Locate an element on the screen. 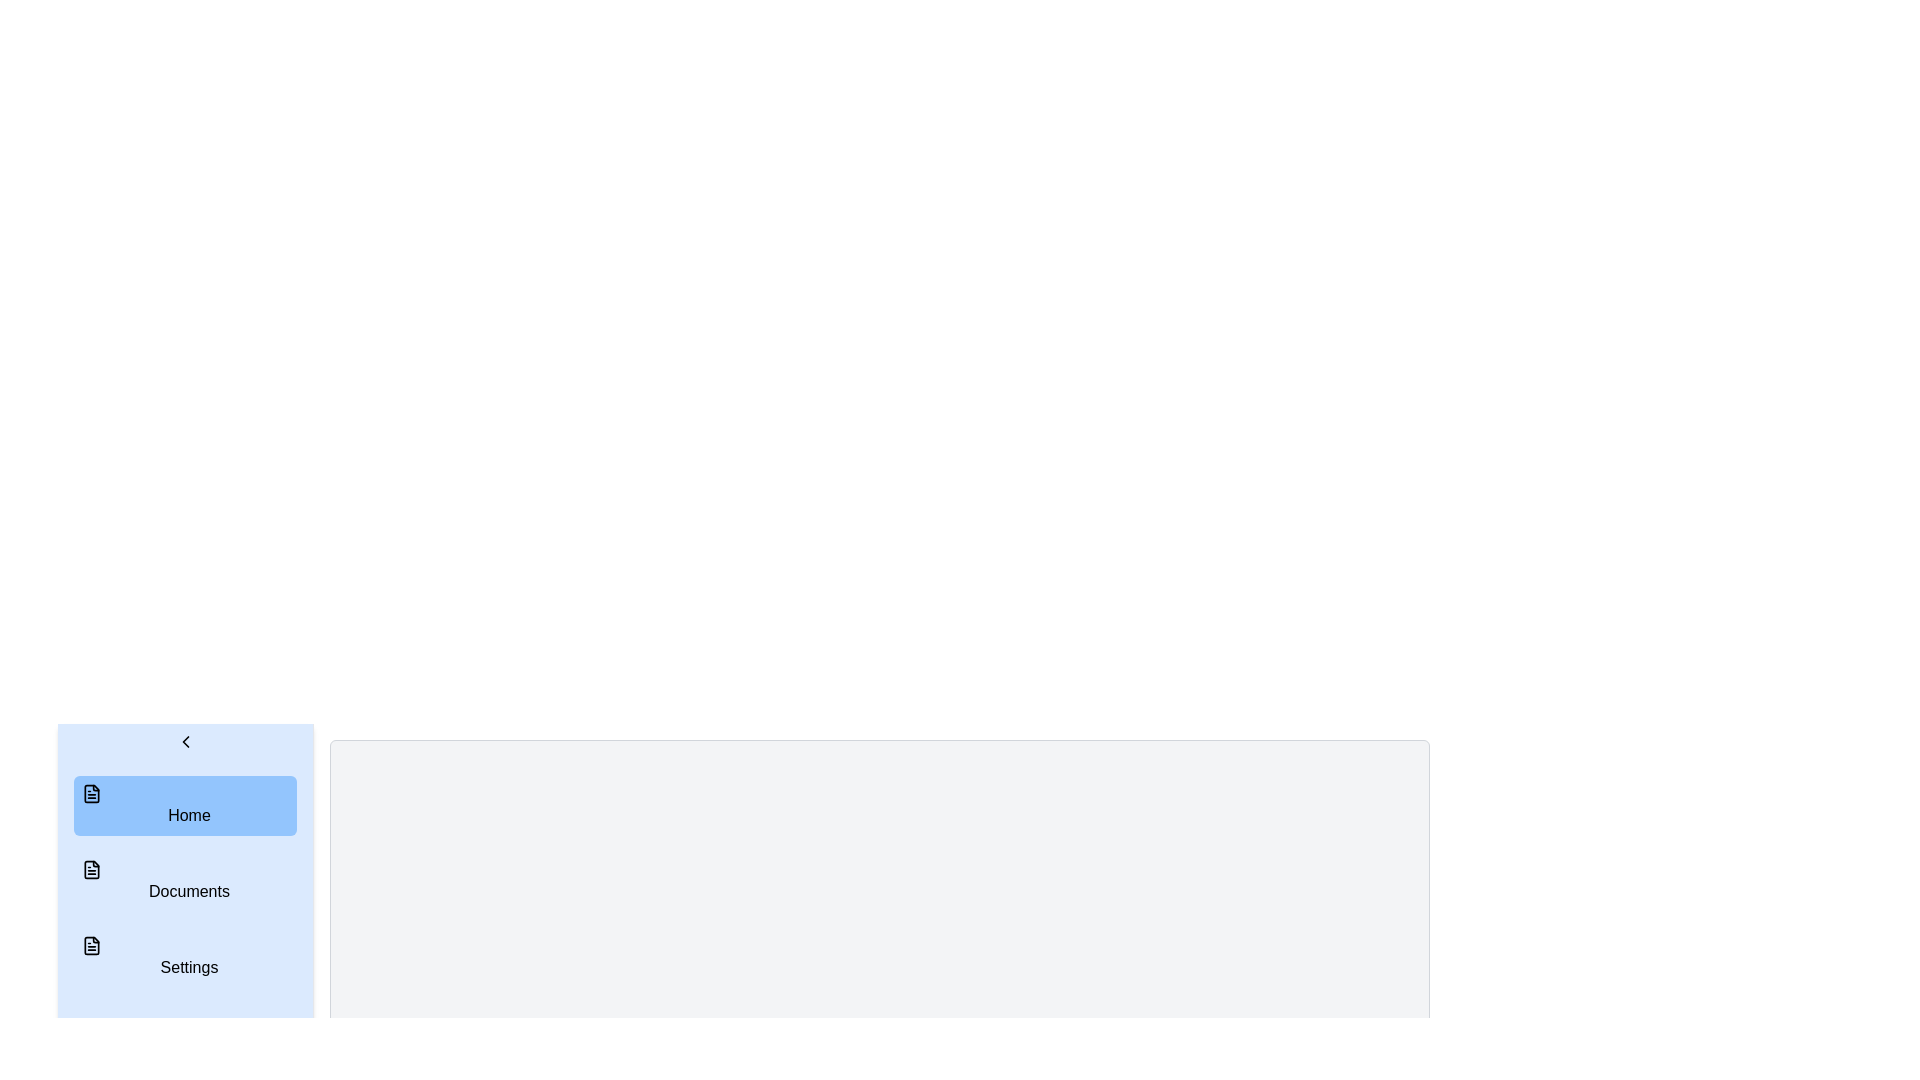  the 'Home' text label in the vertical navigation menu, which is located to the right of the icon within a rounded rectangular button group is located at coordinates (189, 815).